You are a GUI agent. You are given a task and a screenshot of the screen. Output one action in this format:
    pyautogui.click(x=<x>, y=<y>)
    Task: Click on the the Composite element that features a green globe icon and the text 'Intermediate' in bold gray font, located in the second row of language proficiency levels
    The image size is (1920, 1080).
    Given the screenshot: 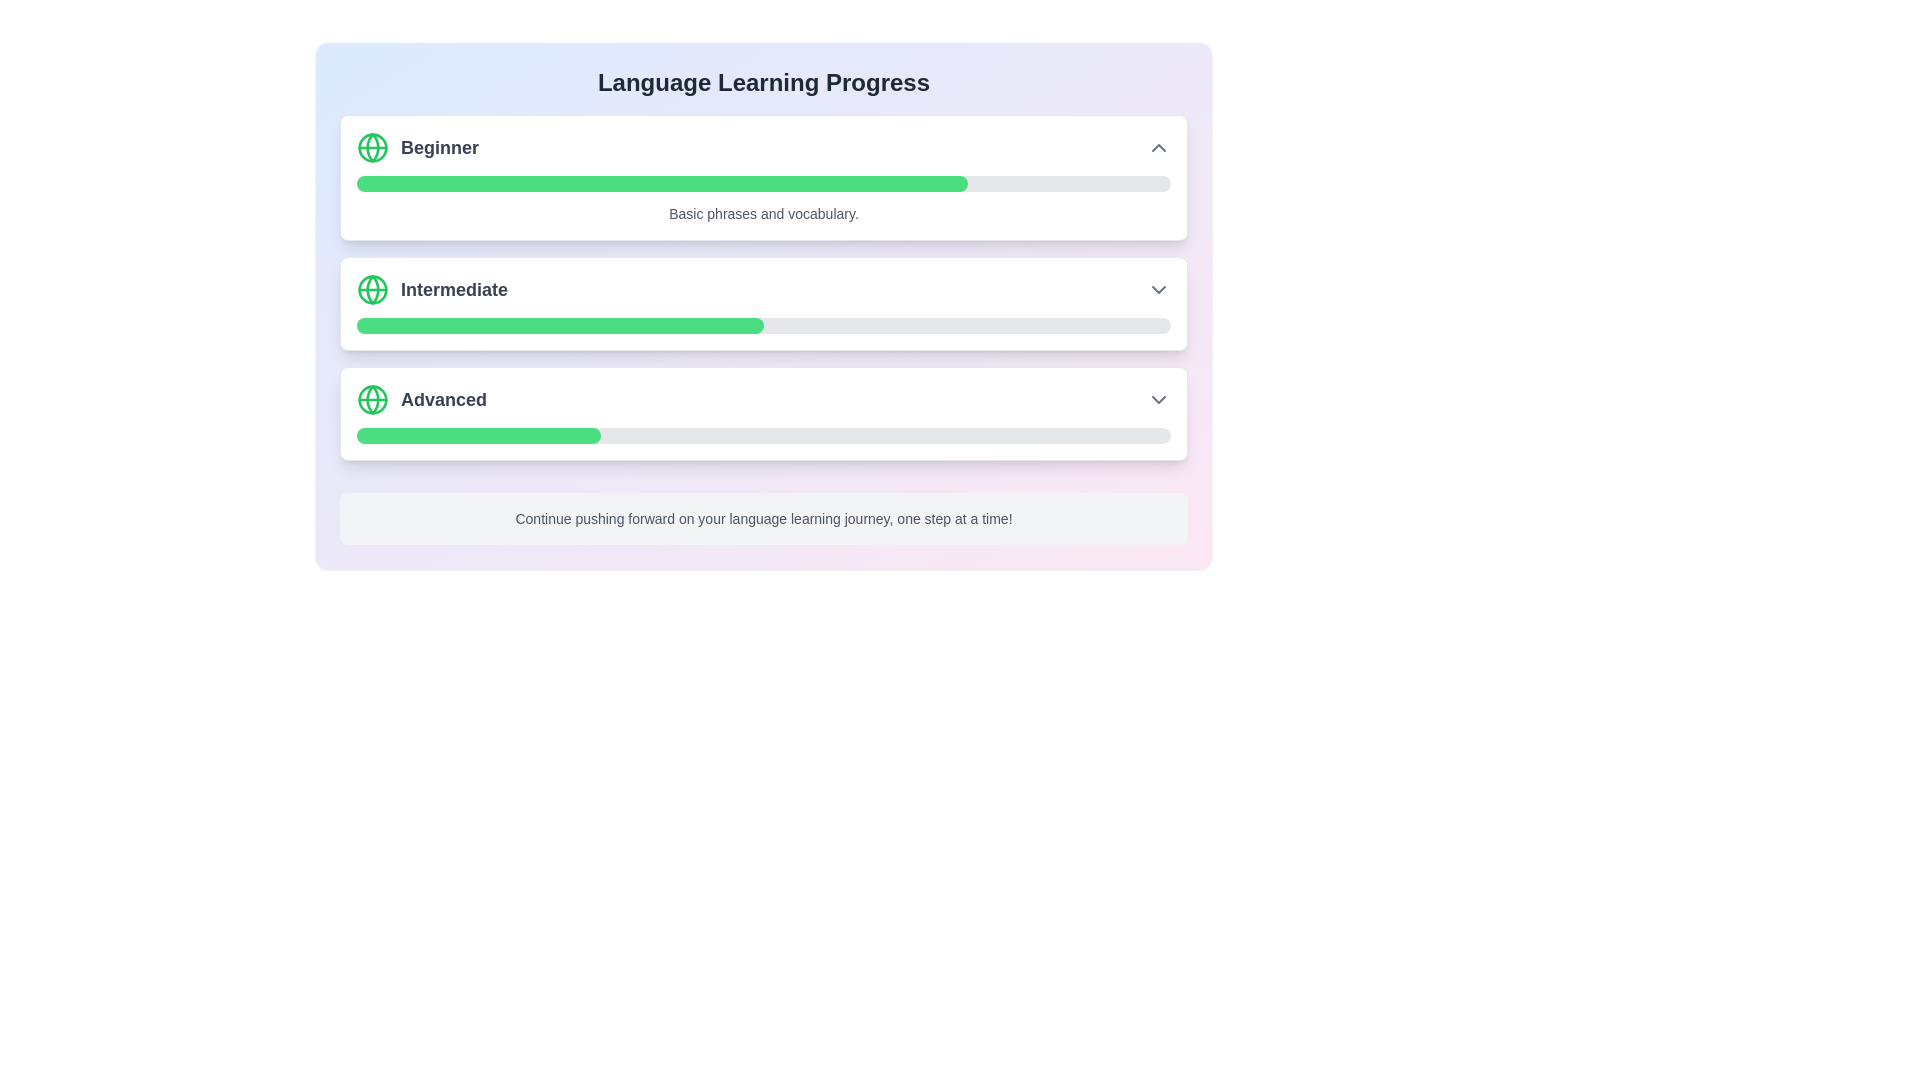 What is the action you would take?
    pyautogui.click(x=431, y=289)
    